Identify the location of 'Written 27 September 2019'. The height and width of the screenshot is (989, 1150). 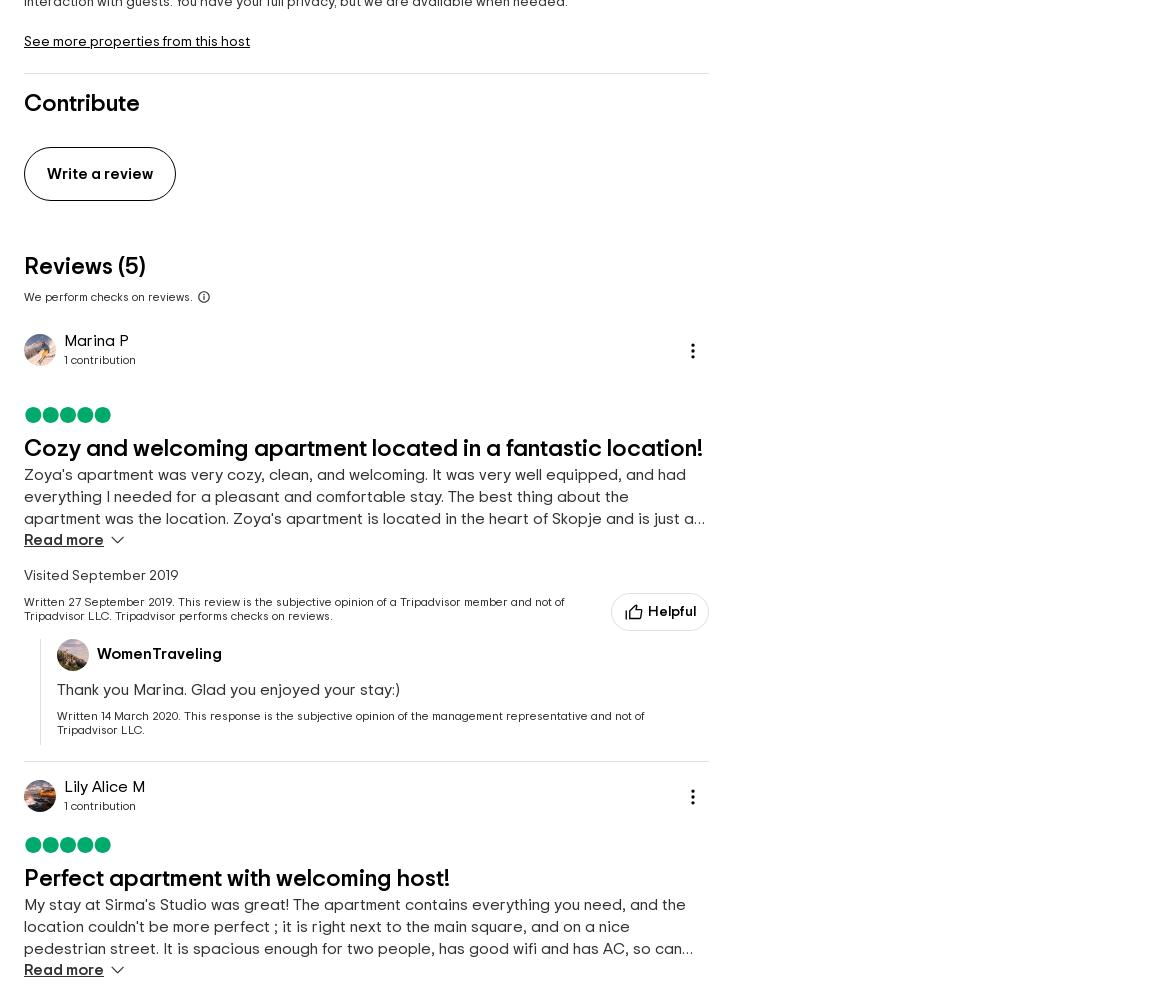
(96, 601).